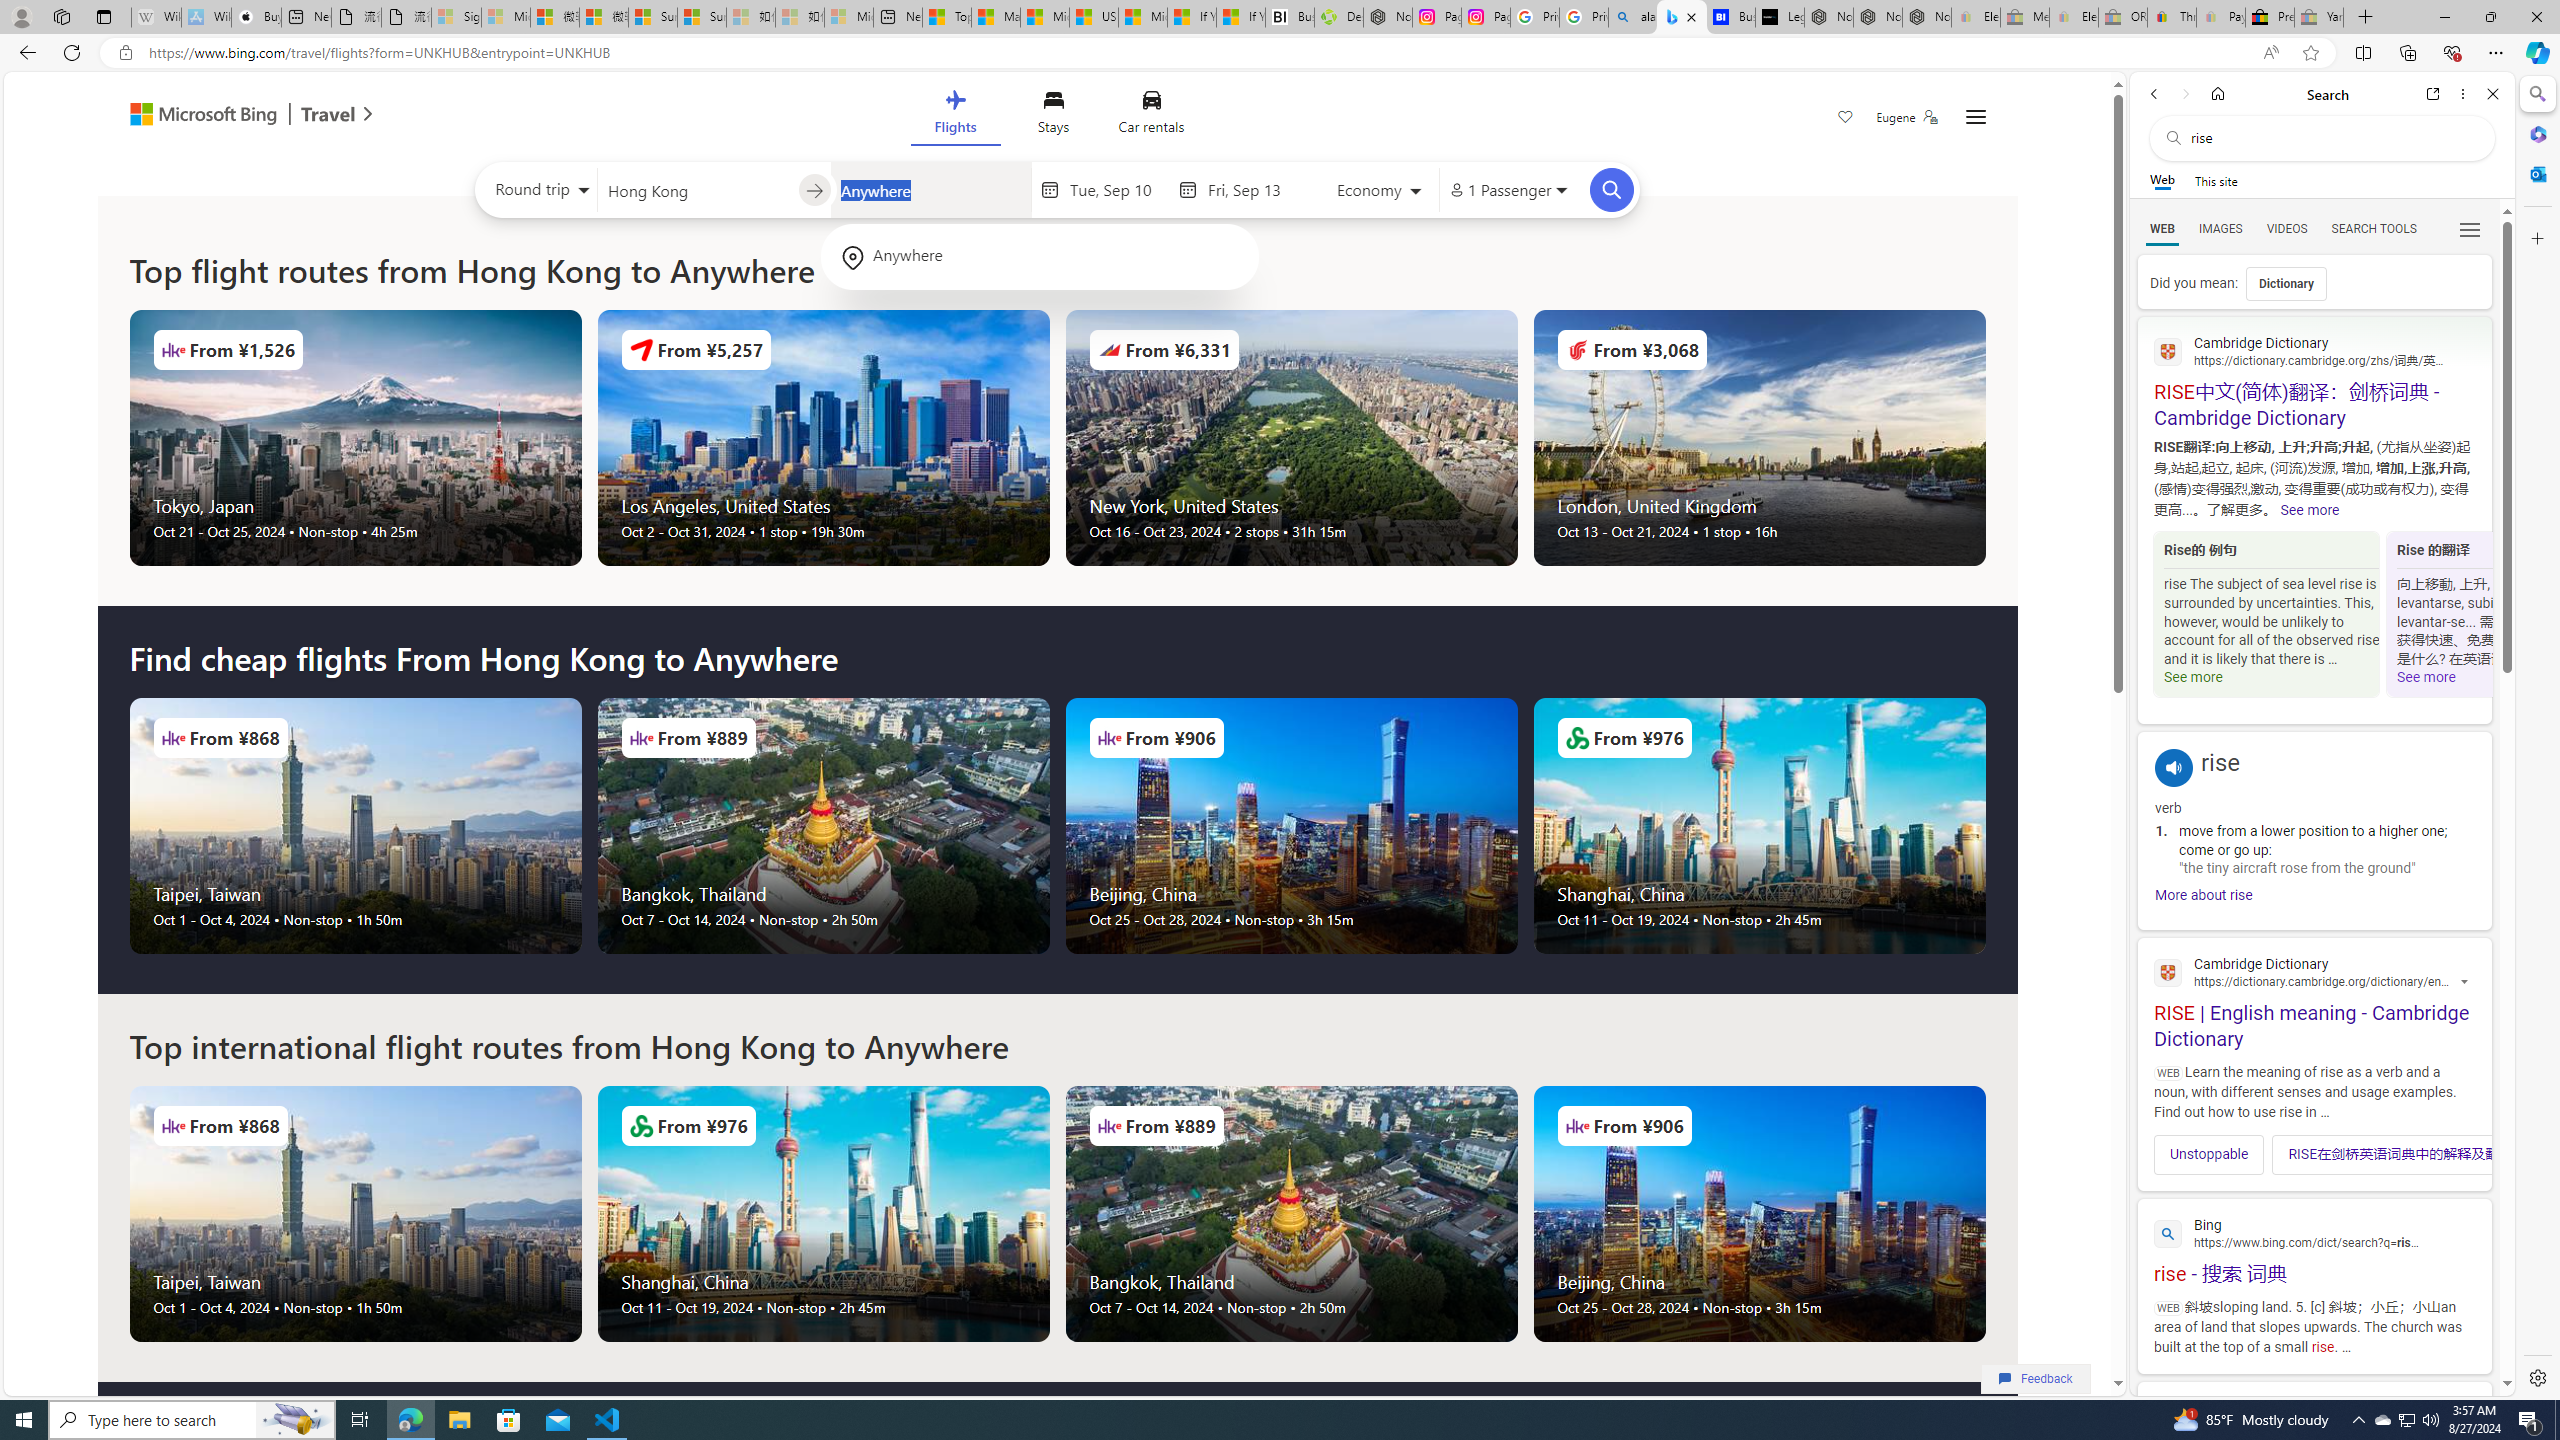 This screenshot has height=1440, width=2560. What do you see at coordinates (1844, 118) in the screenshot?
I see `'Save'` at bounding box center [1844, 118].